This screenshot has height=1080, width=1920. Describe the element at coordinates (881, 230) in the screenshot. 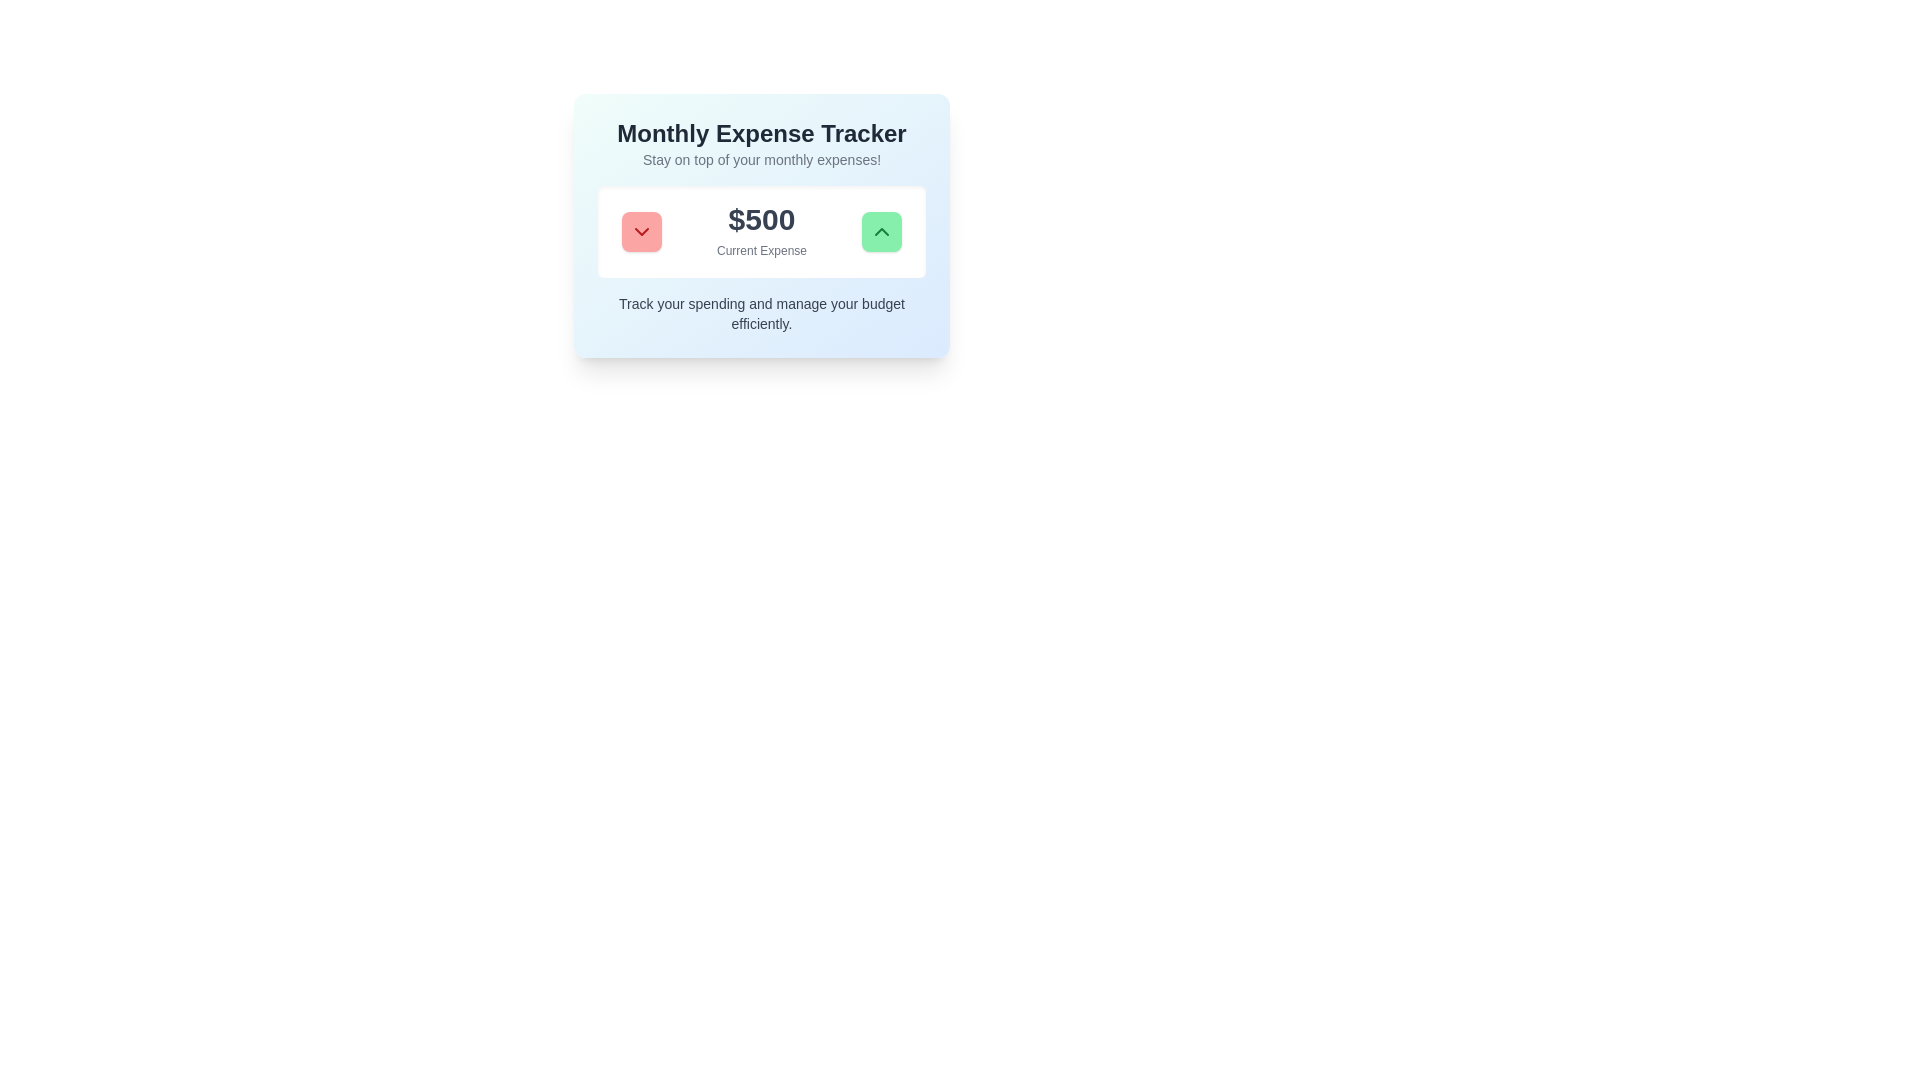

I see `the upward navigation icon styled as a button located within the 'Monthly Expense Tracker' card interface` at that location.